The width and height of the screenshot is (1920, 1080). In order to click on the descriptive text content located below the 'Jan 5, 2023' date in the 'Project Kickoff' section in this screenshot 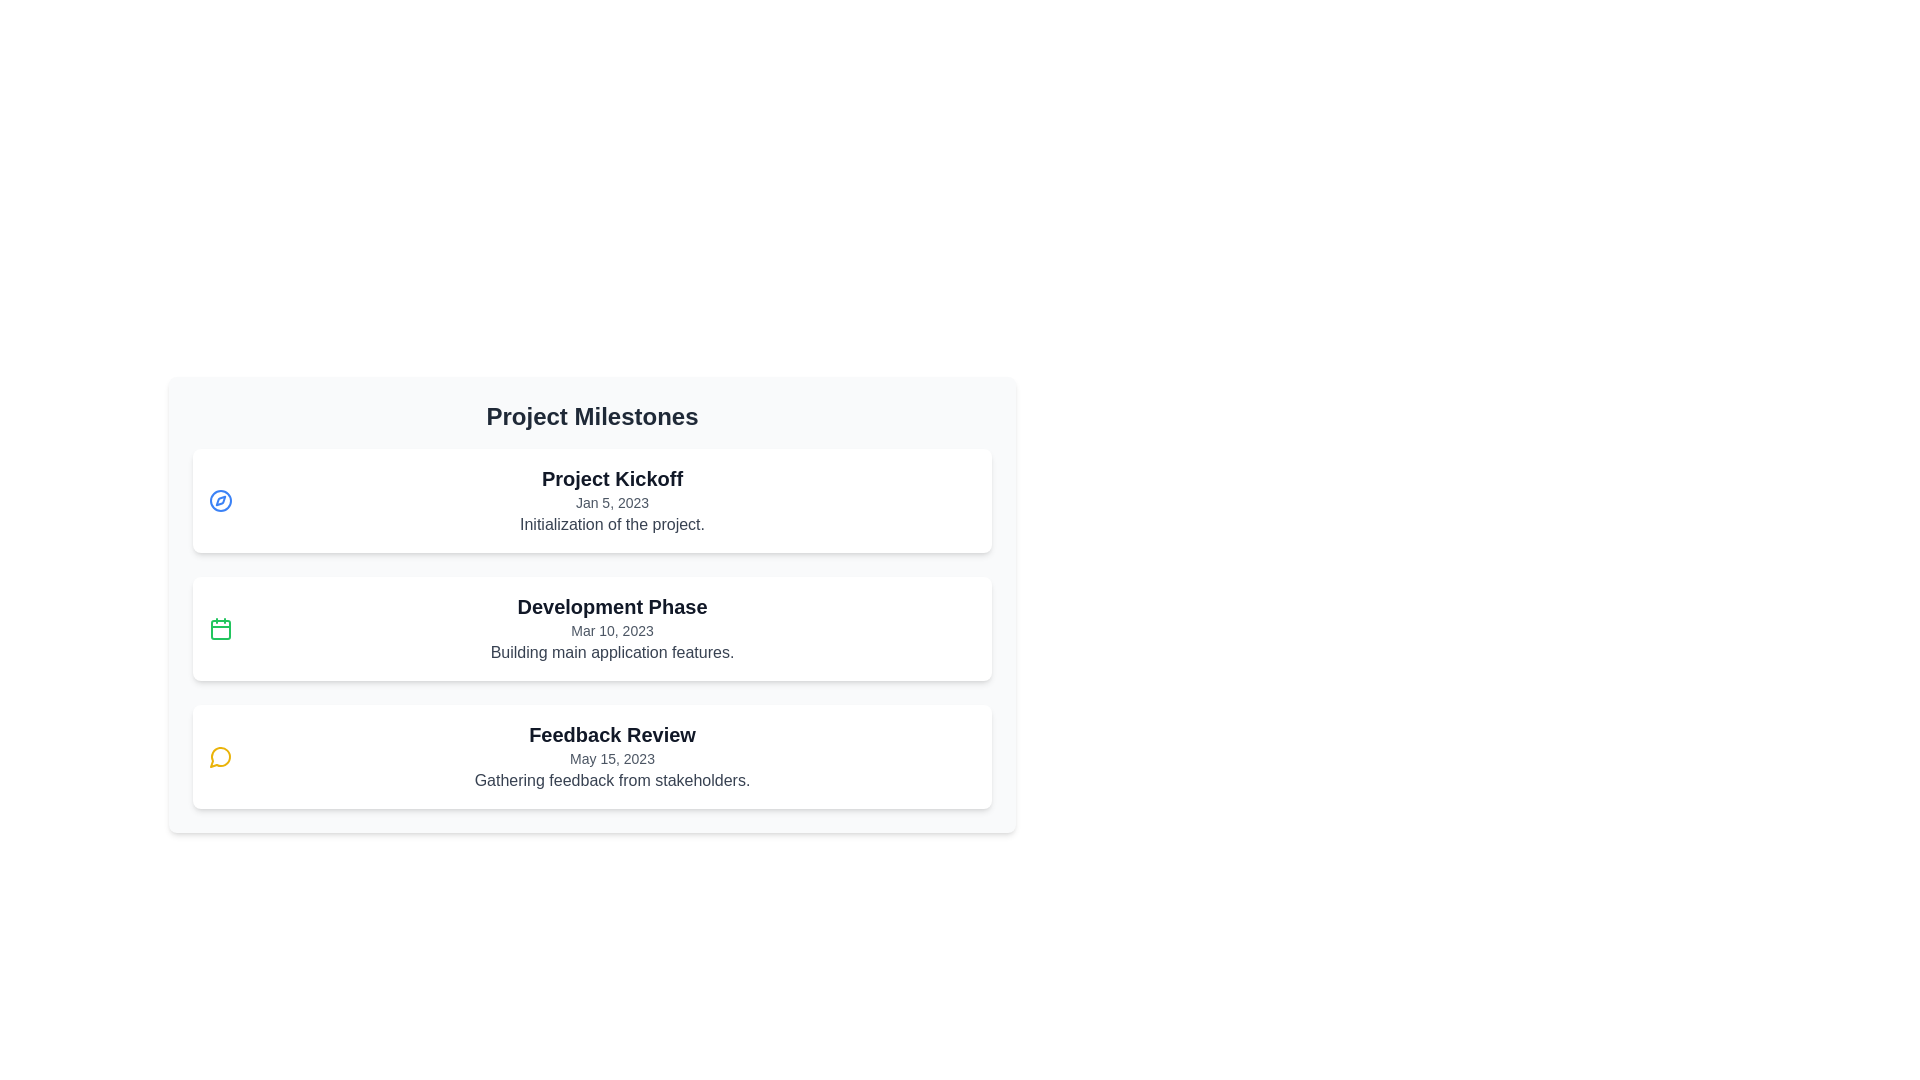, I will do `click(611, 523)`.